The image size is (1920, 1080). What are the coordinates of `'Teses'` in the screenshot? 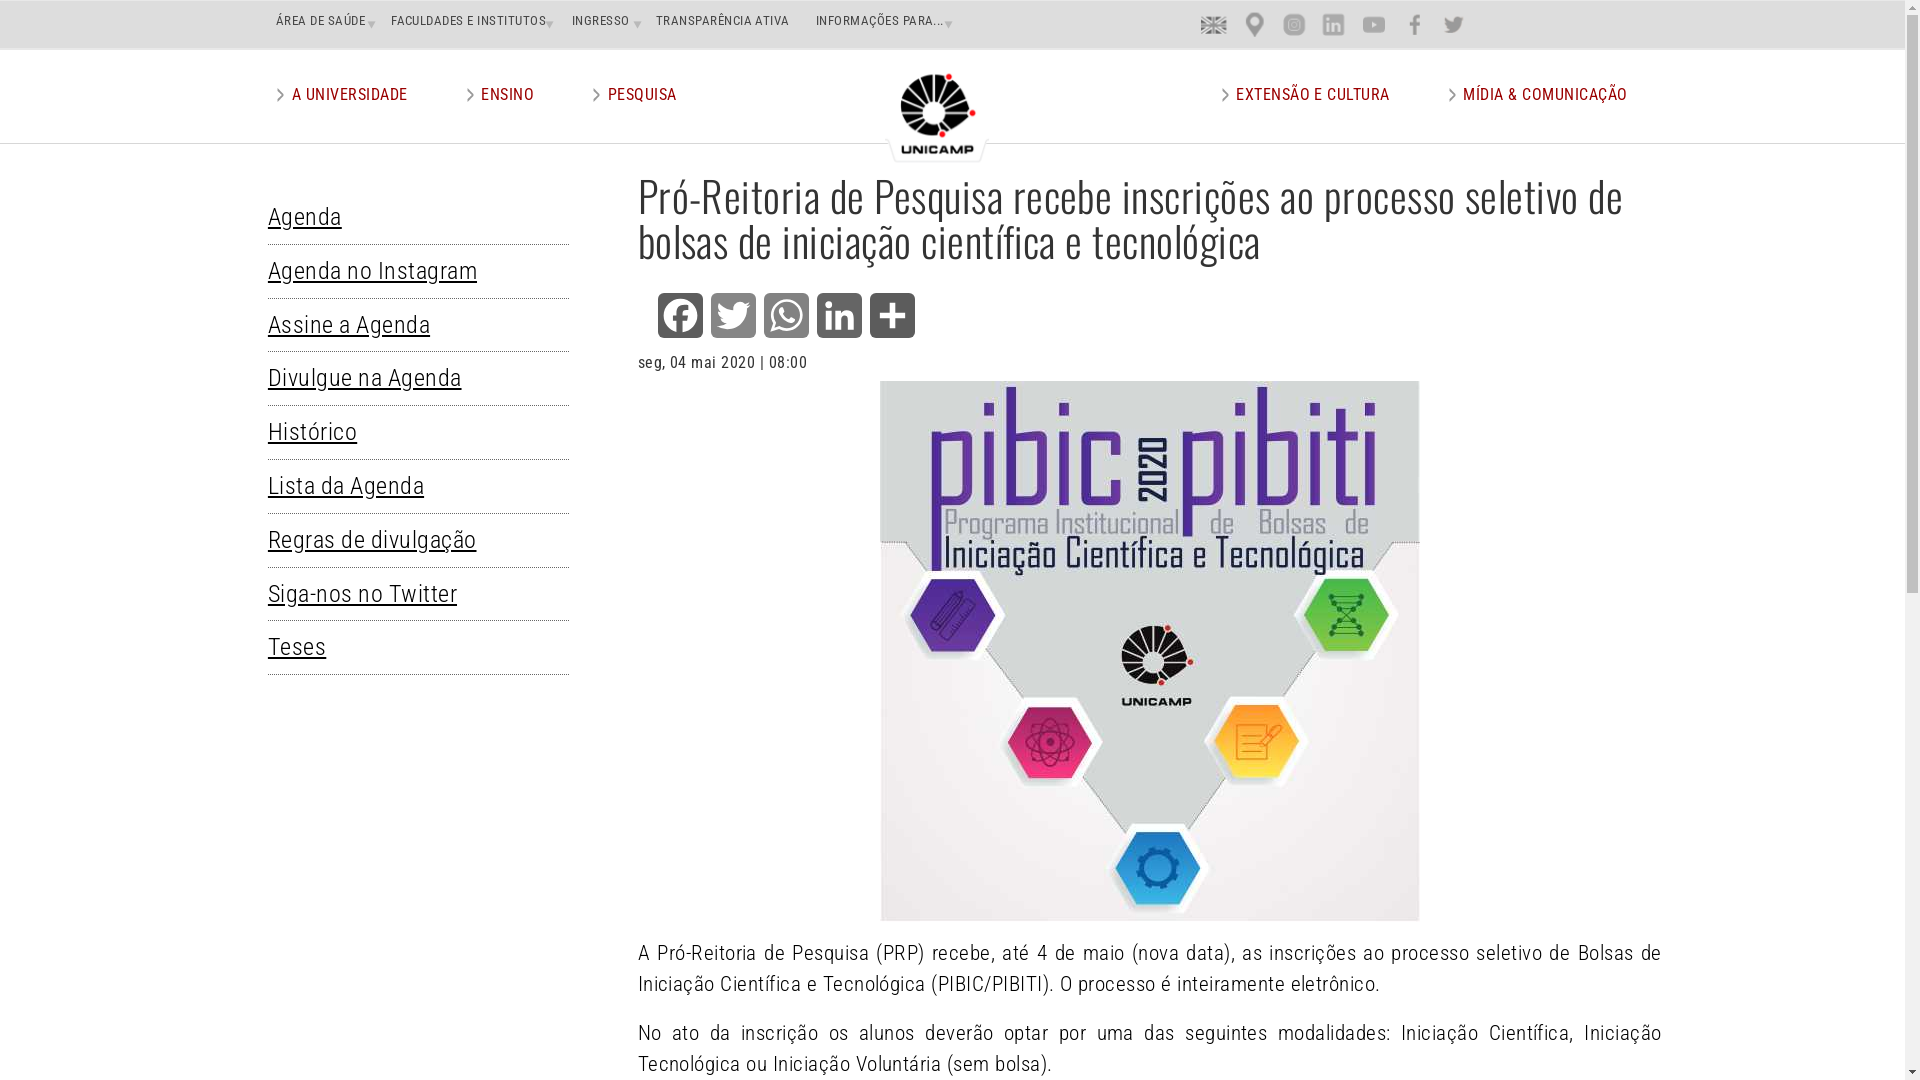 It's located at (267, 647).